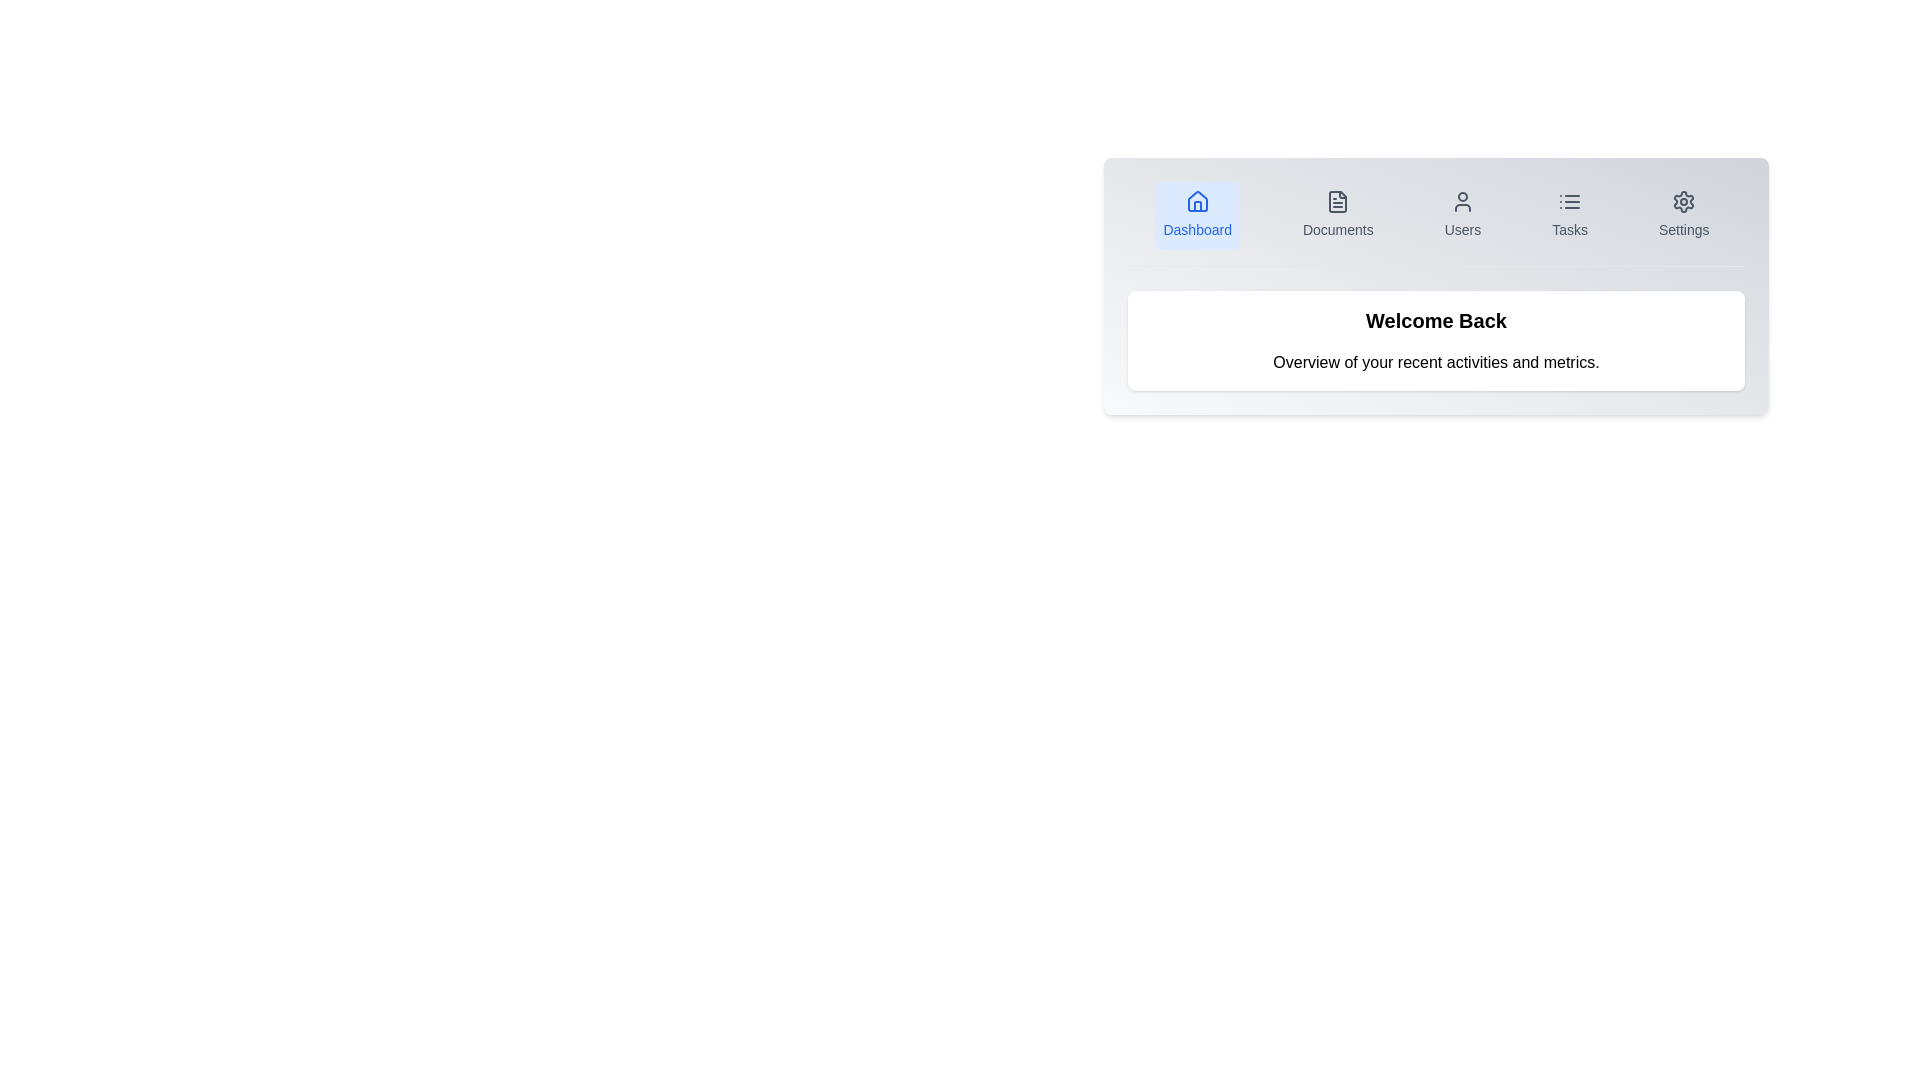  I want to click on the navigation button at the top left of the interface to trigger the hover effect, so click(1197, 216).